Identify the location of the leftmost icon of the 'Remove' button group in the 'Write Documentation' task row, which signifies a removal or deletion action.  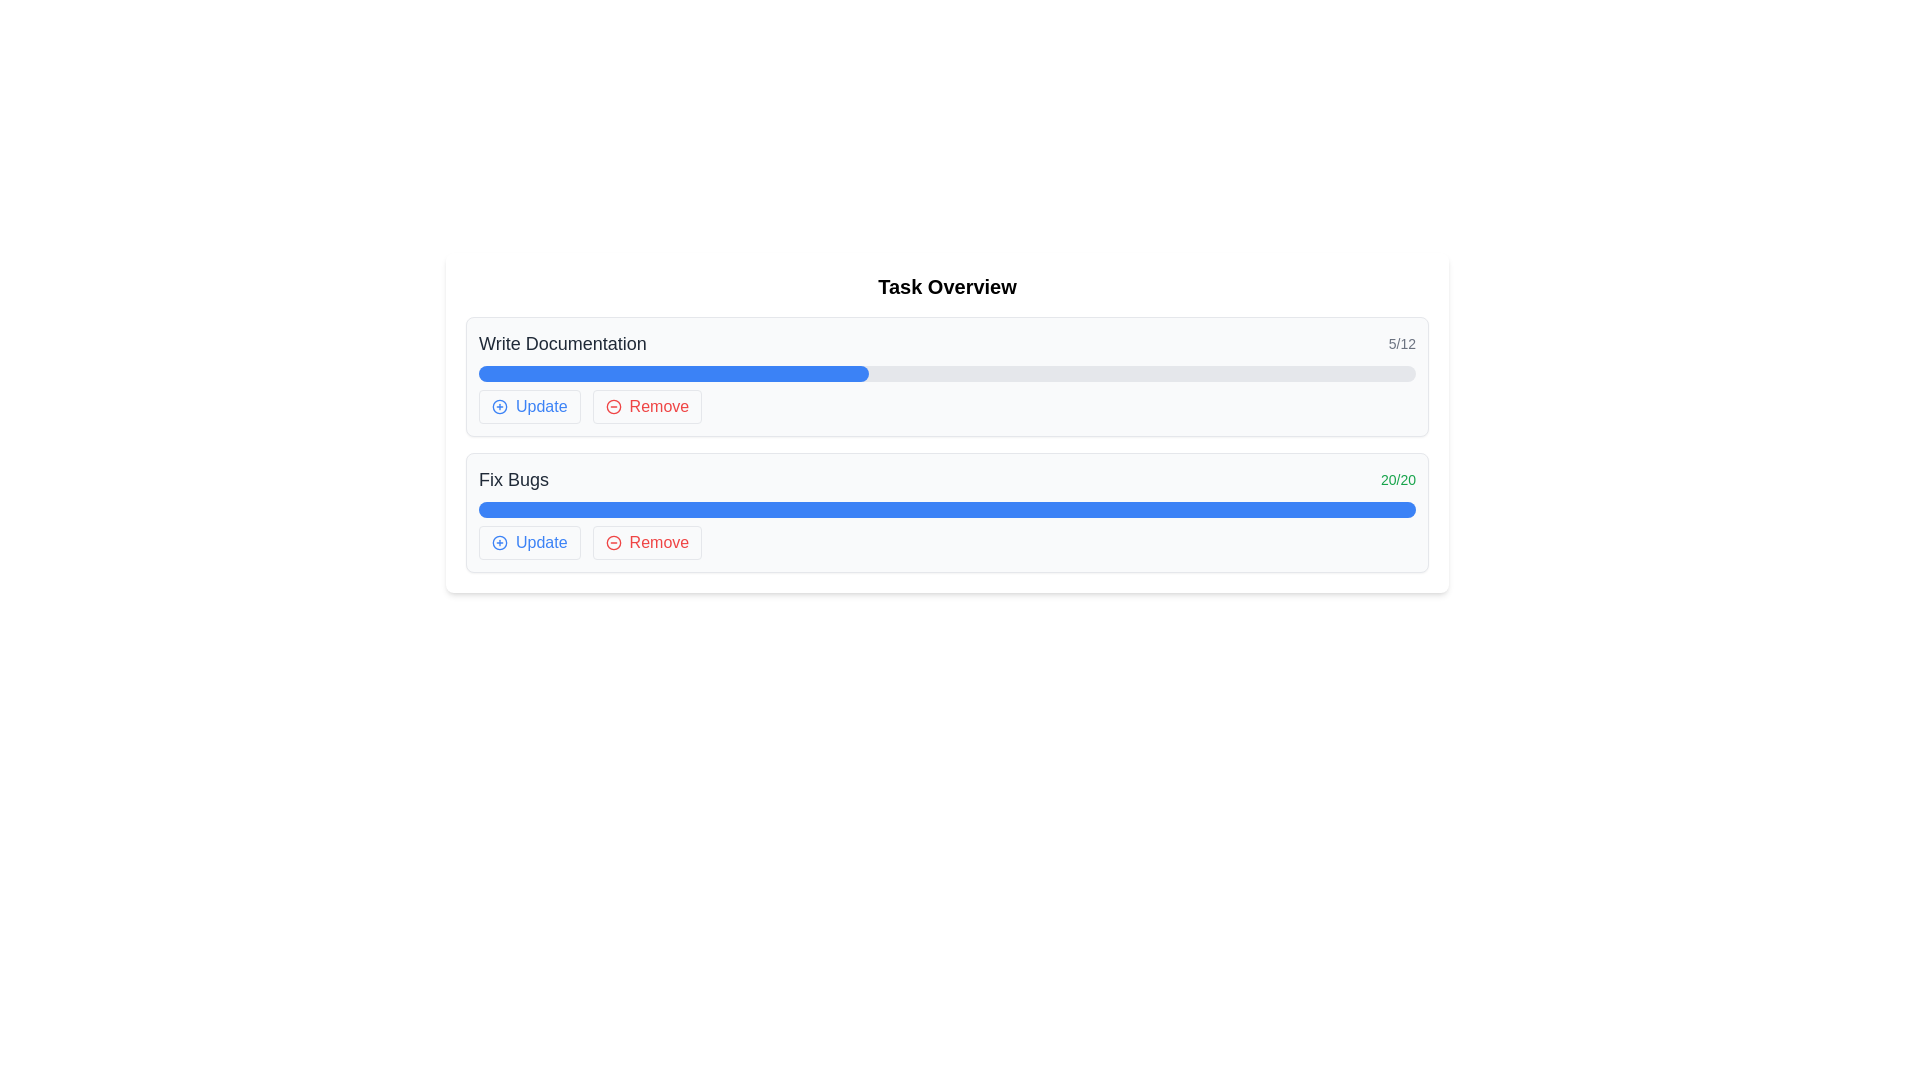
(612, 406).